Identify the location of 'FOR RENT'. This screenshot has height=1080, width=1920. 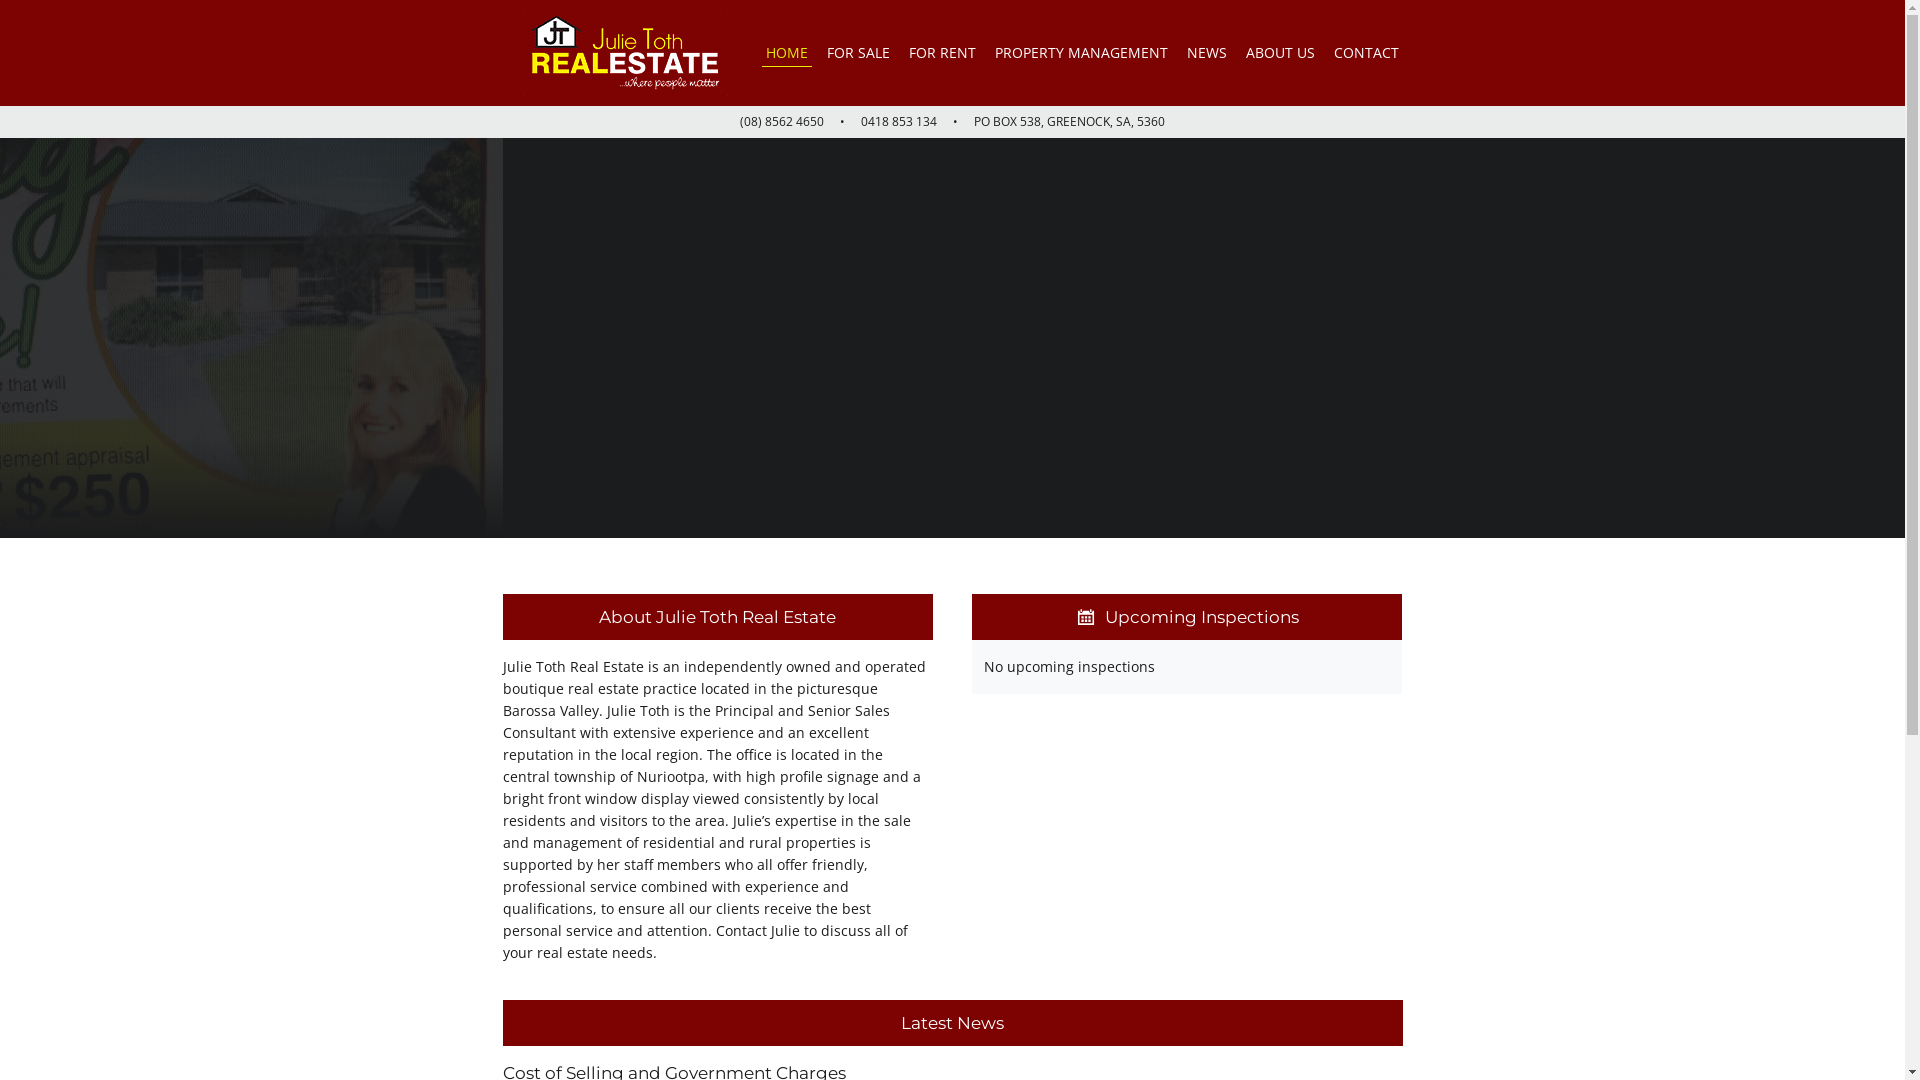
(940, 52).